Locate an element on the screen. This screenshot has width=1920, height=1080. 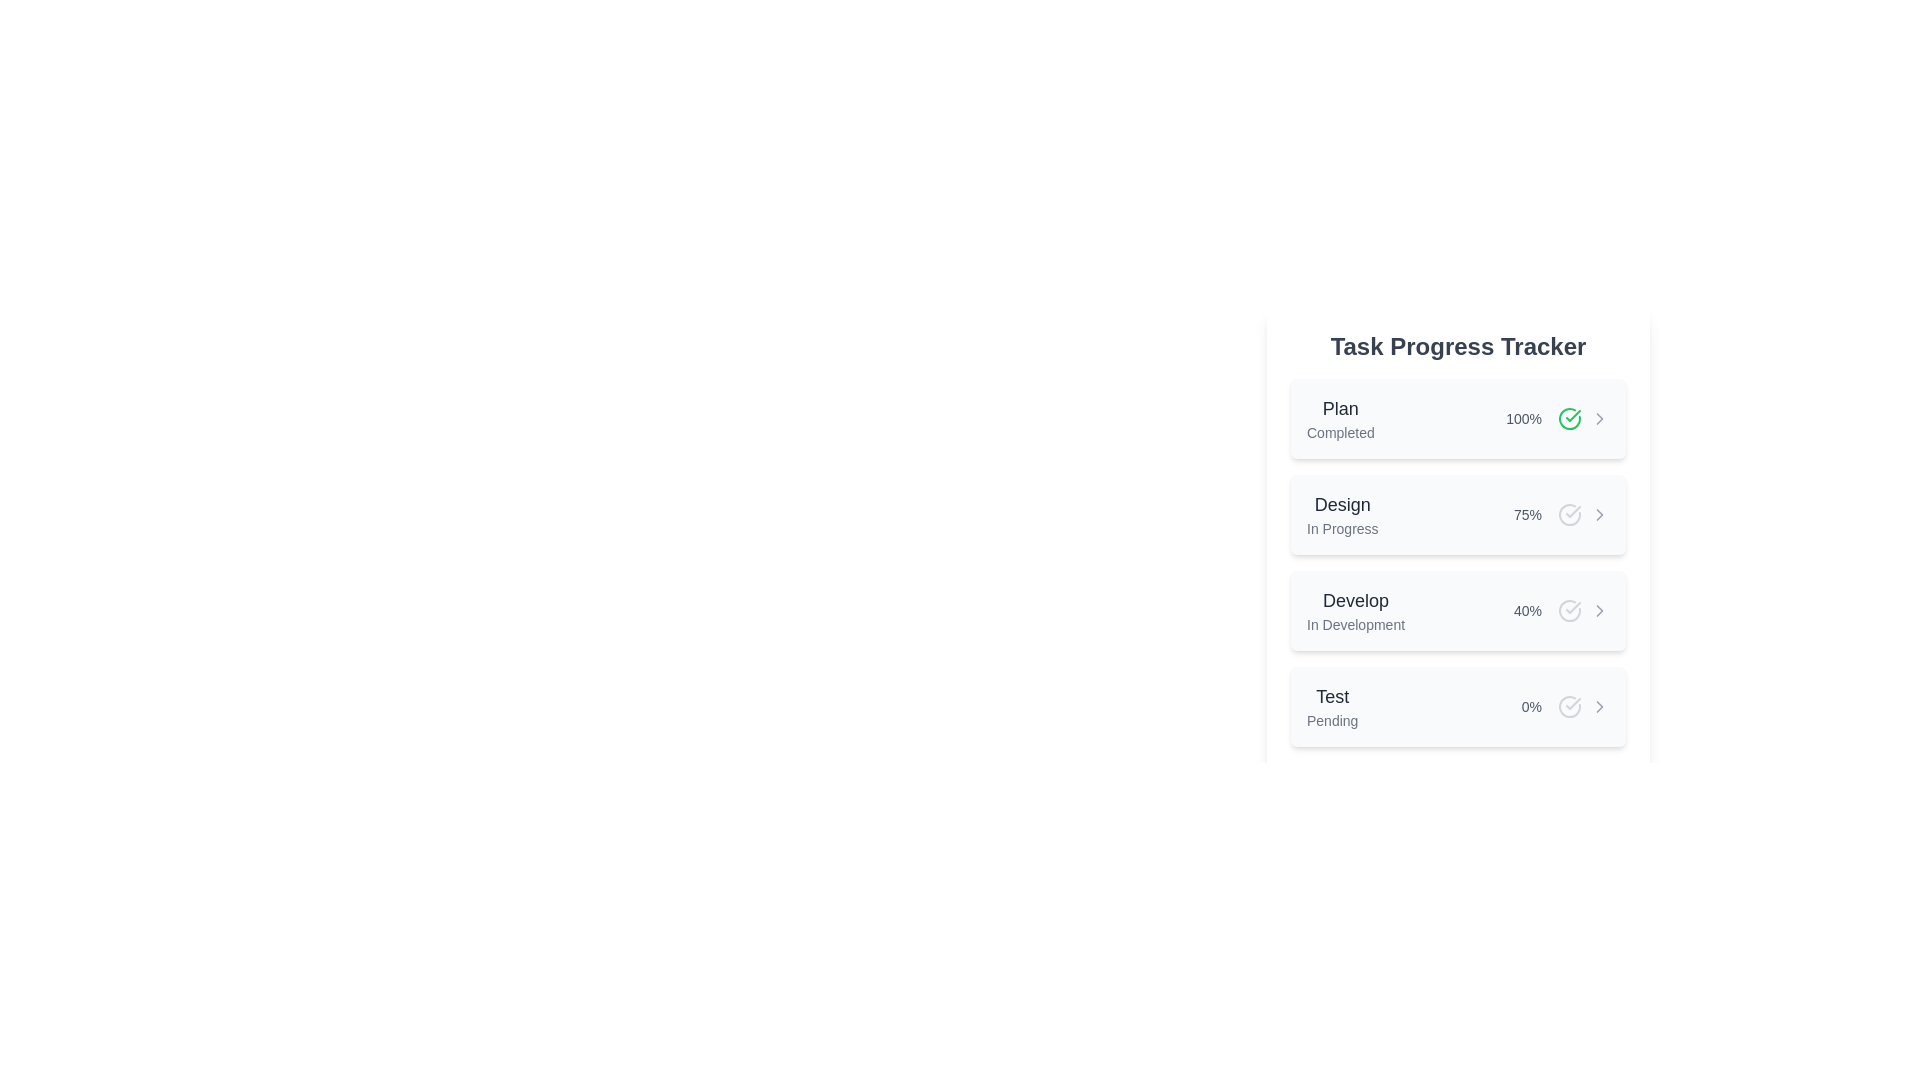
the Chevron icon located at the rightmost edge of the 'Develop' section is located at coordinates (1598, 609).